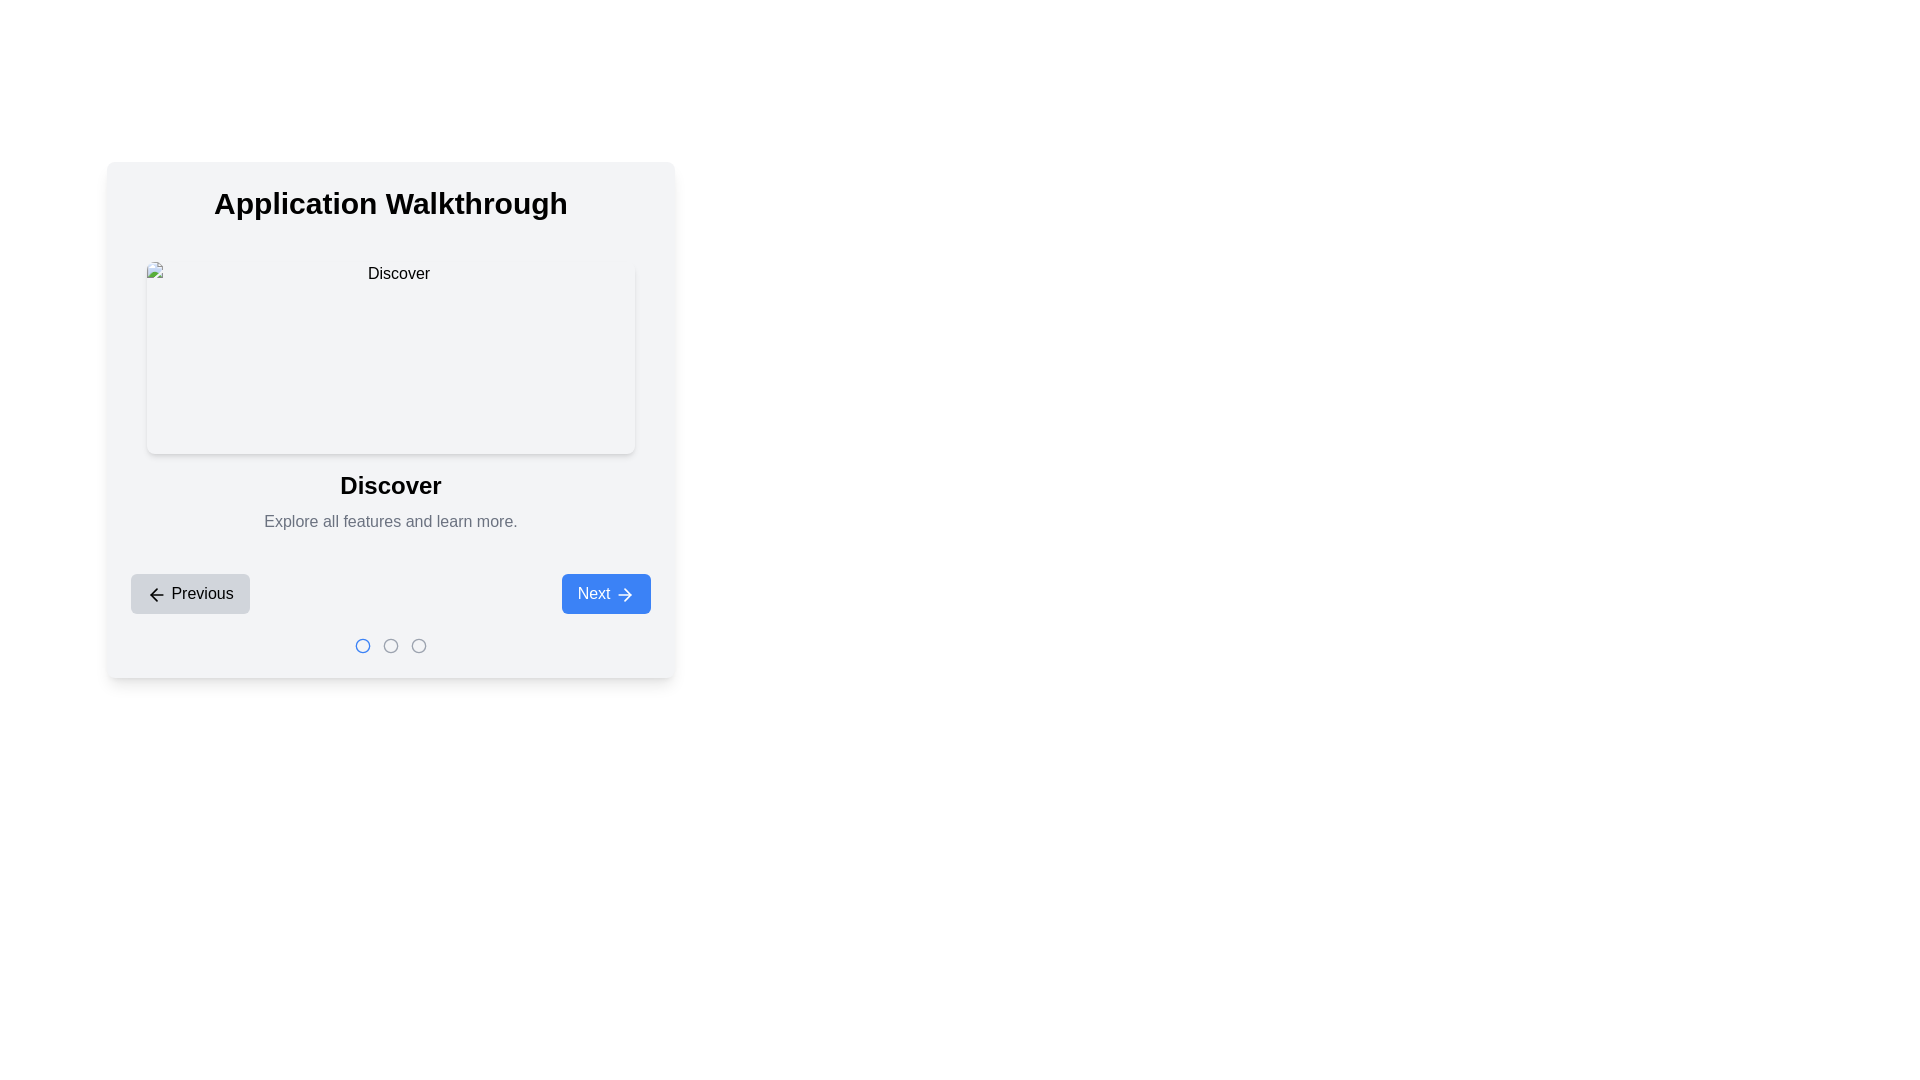 Image resolution: width=1920 pixels, height=1080 pixels. I want to click on the rightward-pointing arrow icon inside the 'Next' button located at the bottom-right portion of the window, so click(626, 593).